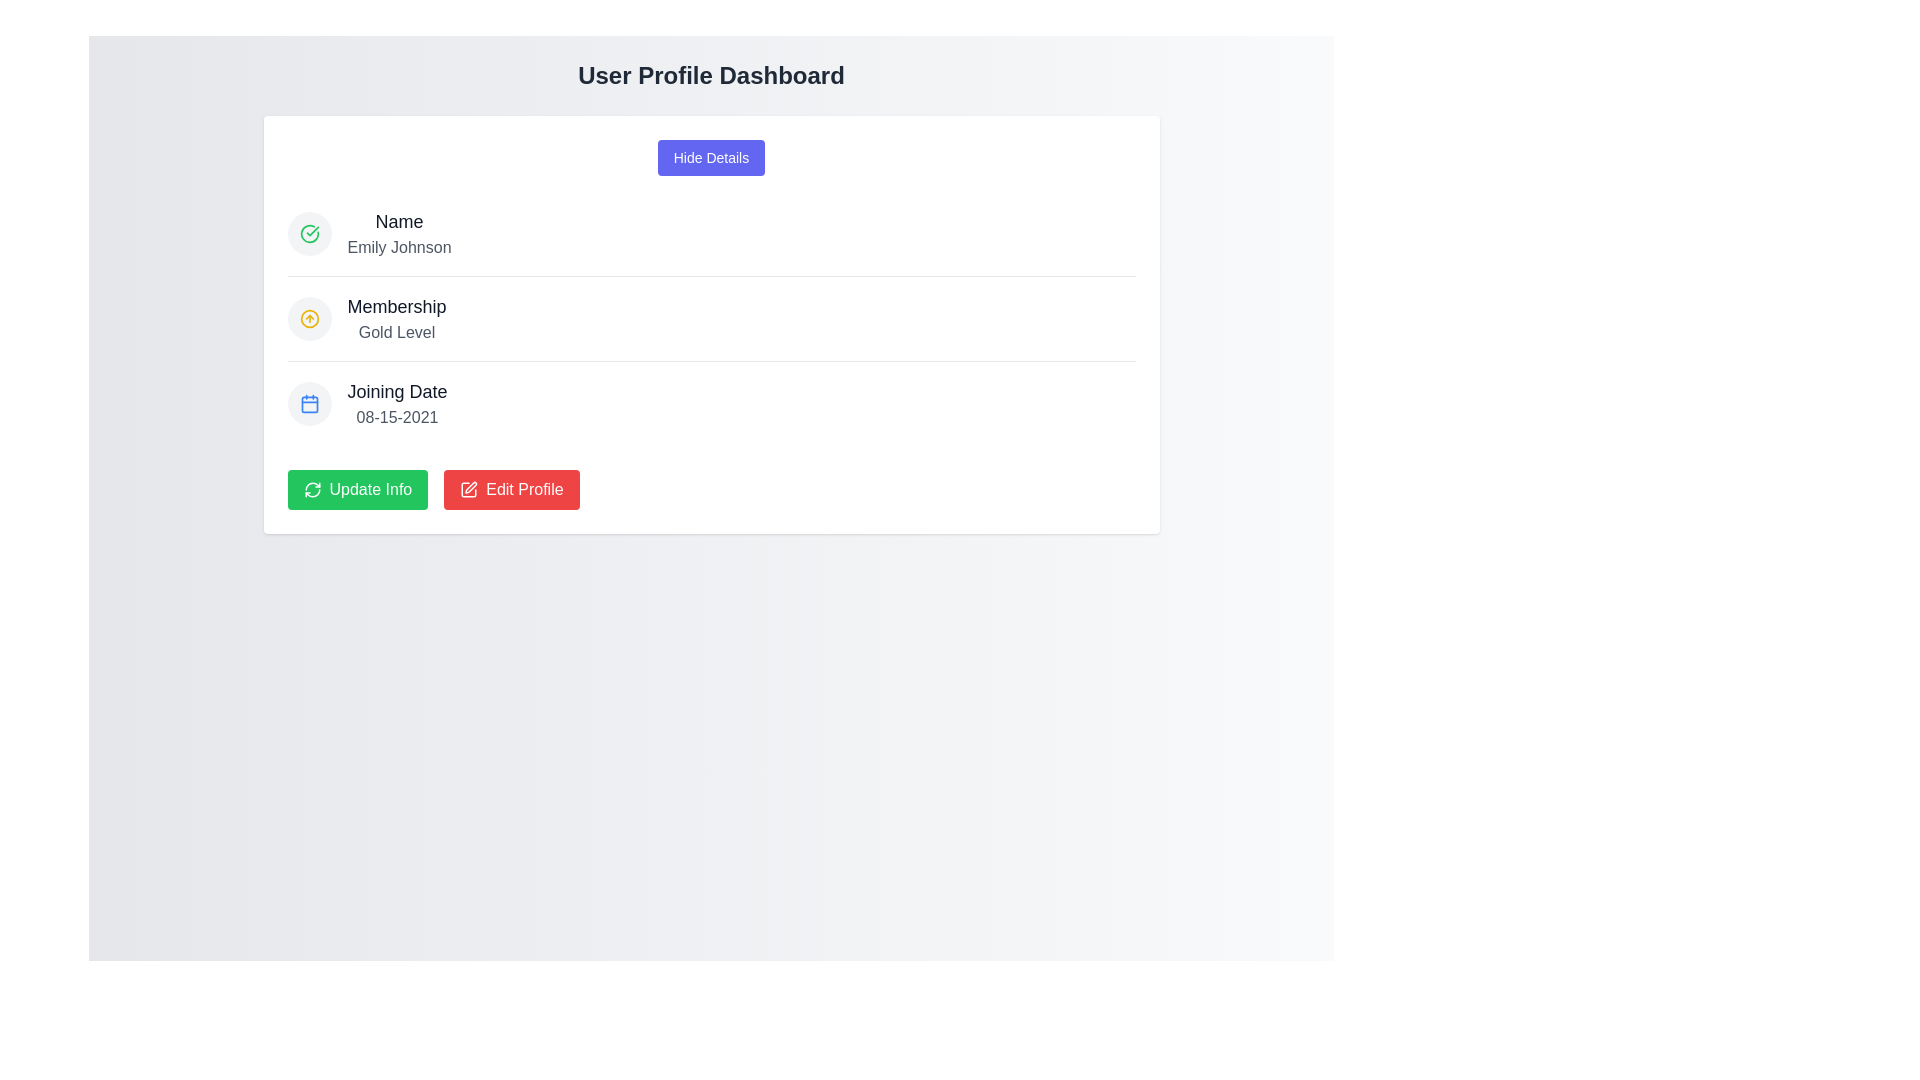  Describe the element at coordinates (711, 157) in the screenshot. I see `the button located below the 'User Profile Dashboard' heading` at that location.